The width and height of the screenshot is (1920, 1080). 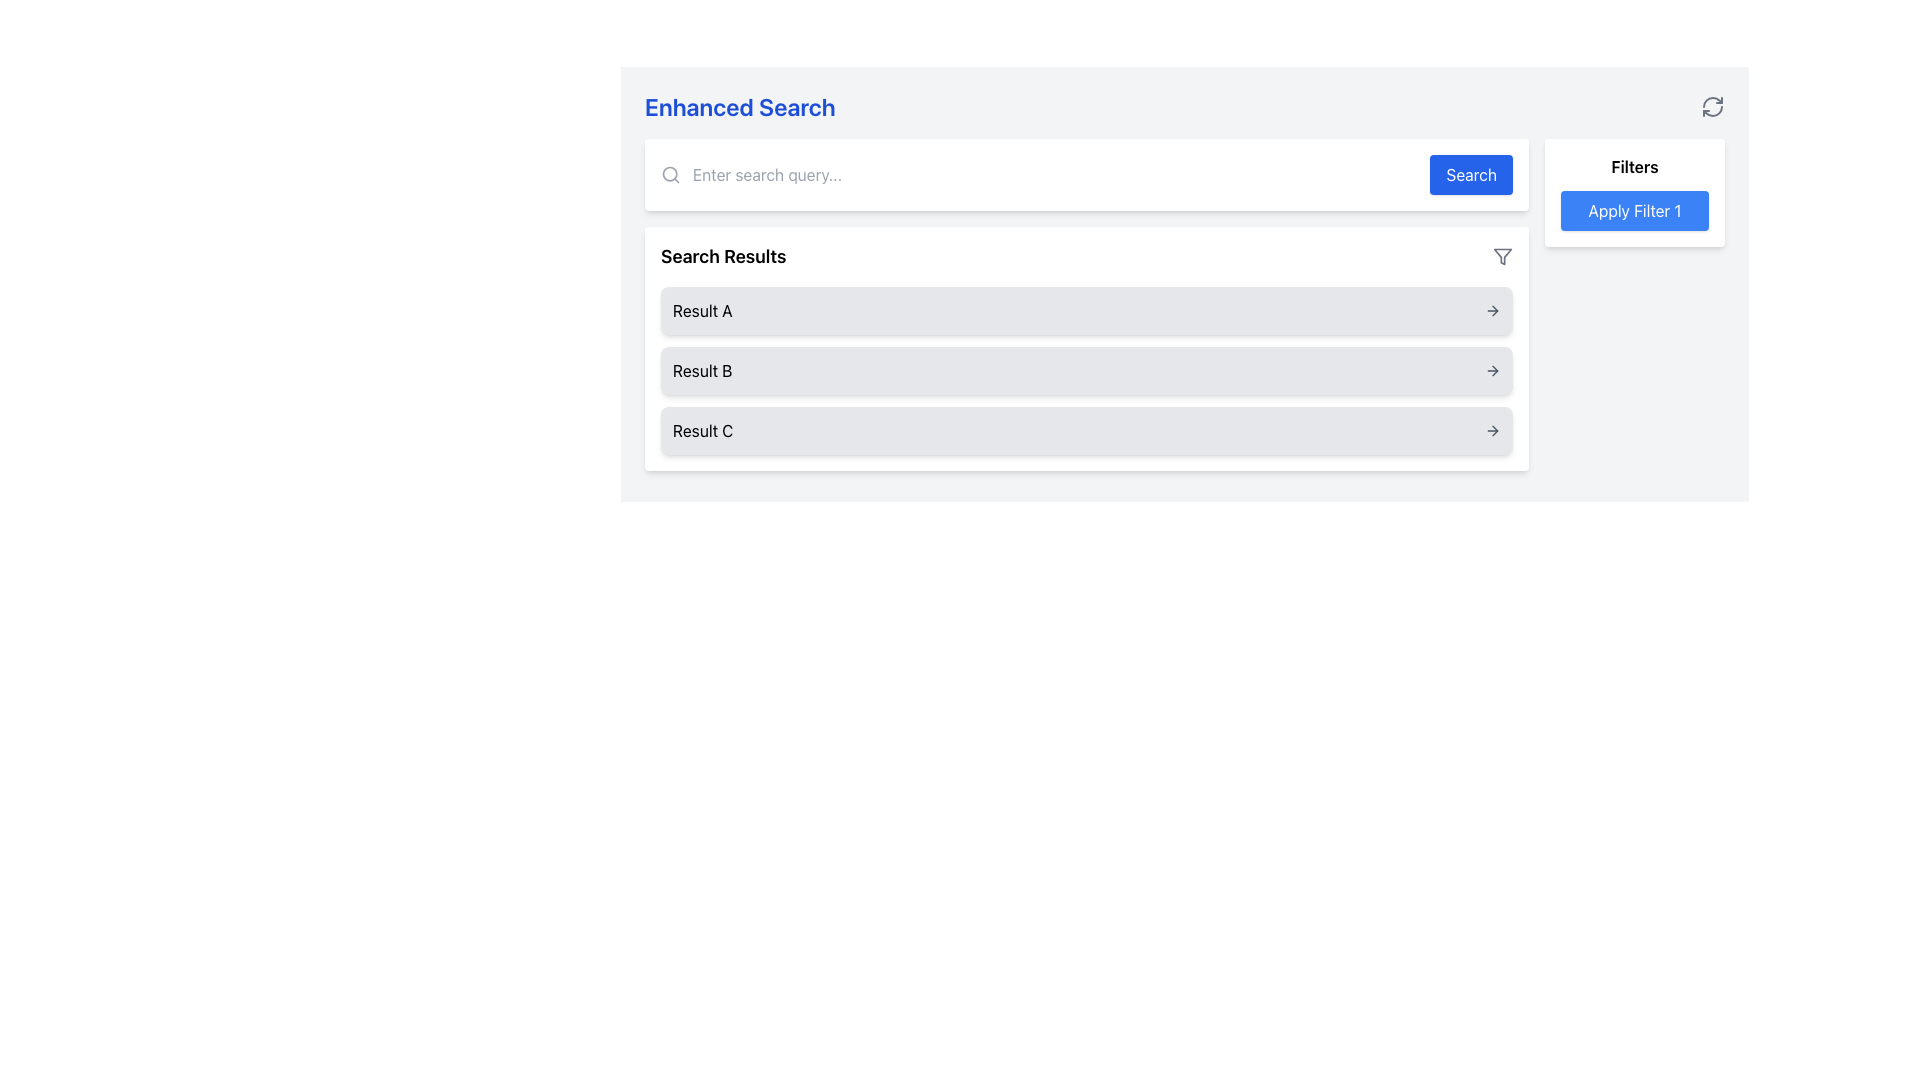 What do you see at coordinates (671, 173) in the screenshot?
I see `the magnifying glass icon located within the search bar, positioned to the left of the text input field and the 'Search' button` at bounding box center [671, 173].